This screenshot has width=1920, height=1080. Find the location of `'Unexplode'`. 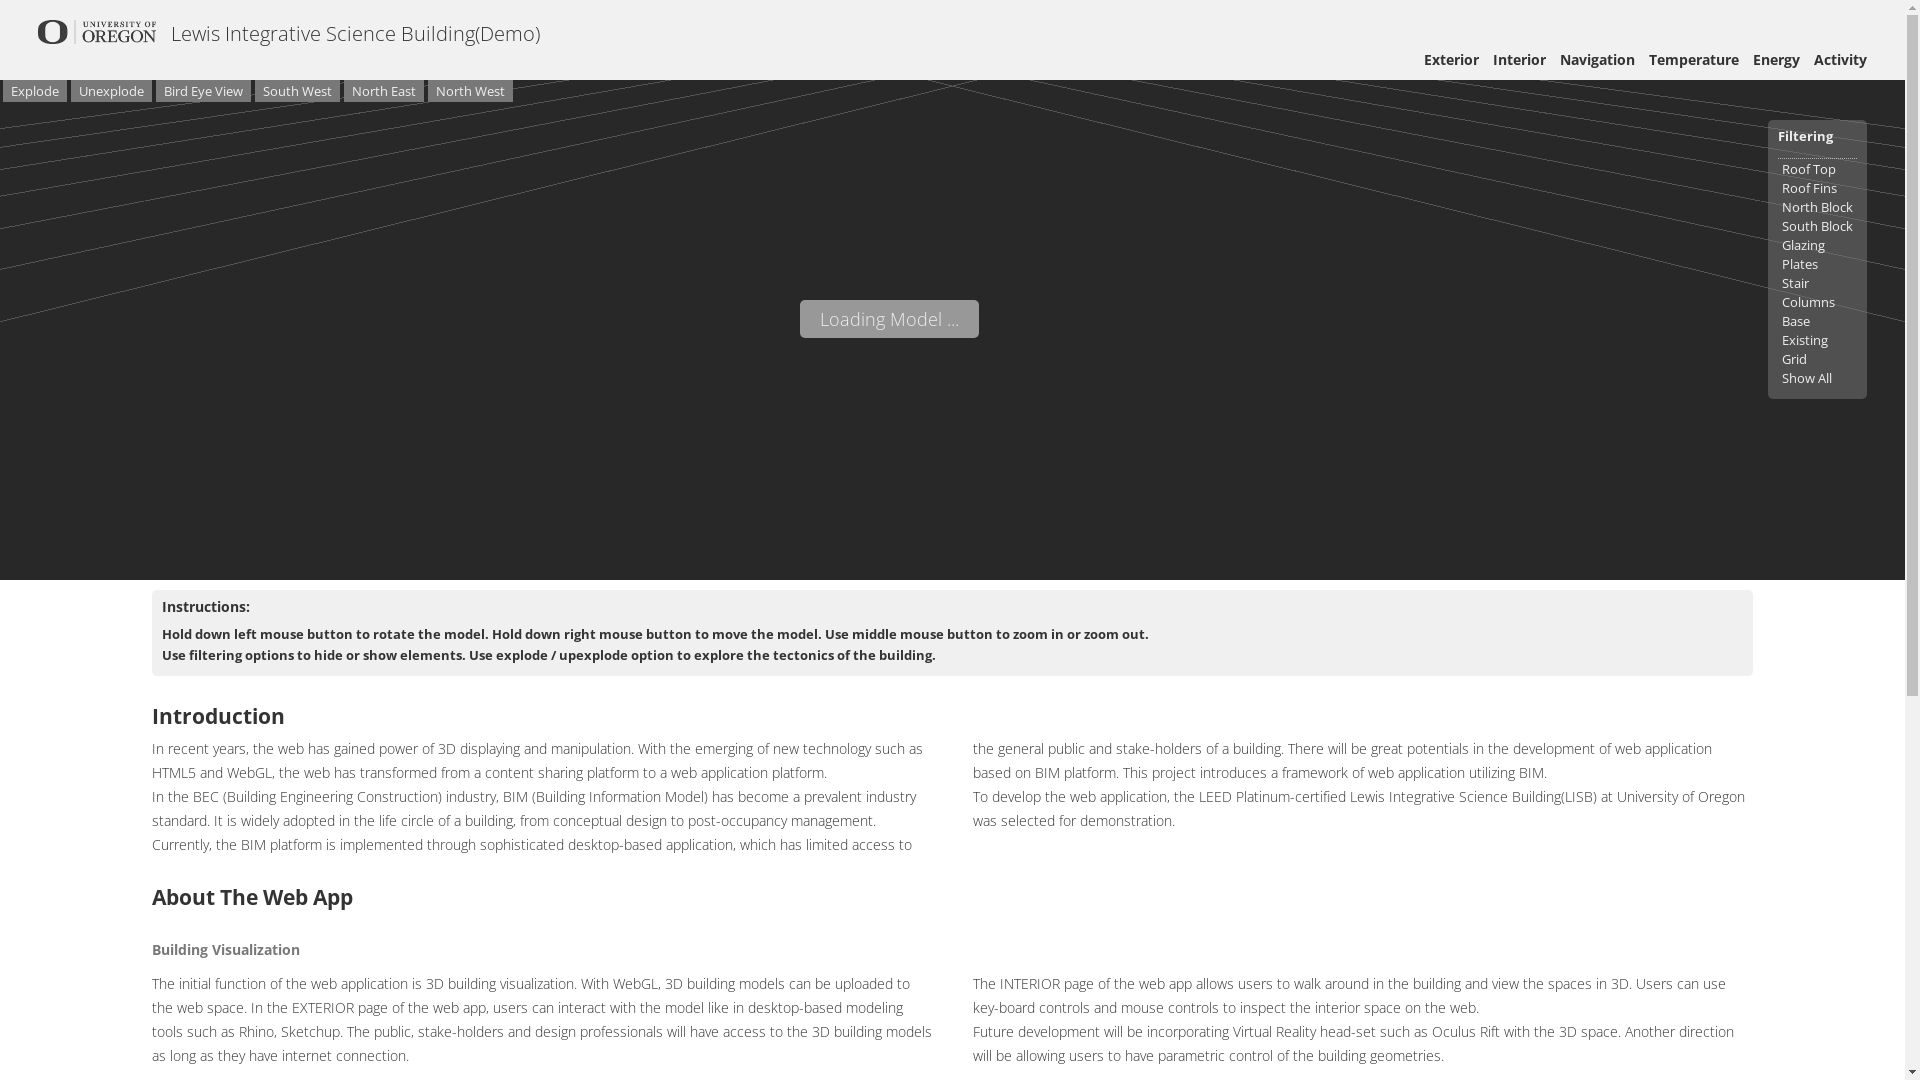

'Unexplode' is located at coordinates (110, 91).